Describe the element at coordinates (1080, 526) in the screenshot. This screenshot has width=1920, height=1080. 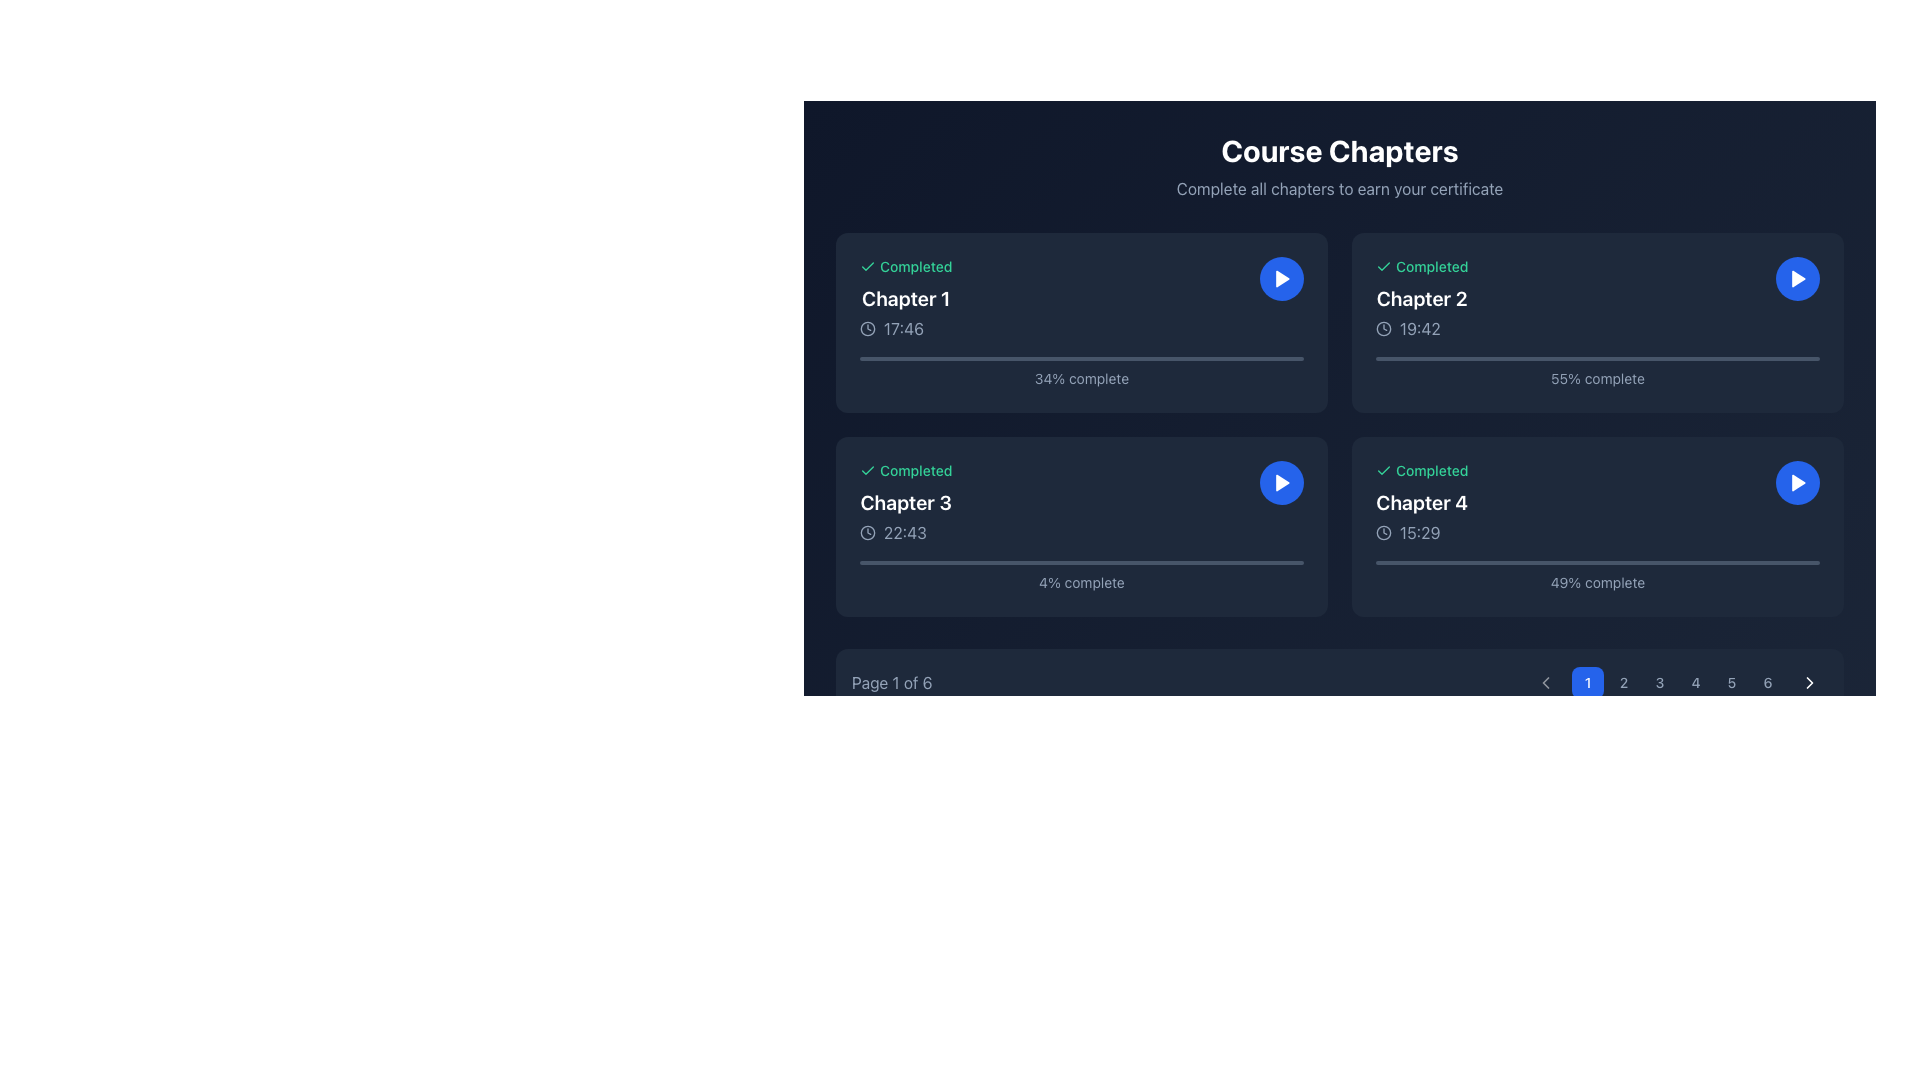
I see `the progress indicator on the Informational card labeled 'Completed', which is located in the lower-left quadrant of the grid layout` at that location.